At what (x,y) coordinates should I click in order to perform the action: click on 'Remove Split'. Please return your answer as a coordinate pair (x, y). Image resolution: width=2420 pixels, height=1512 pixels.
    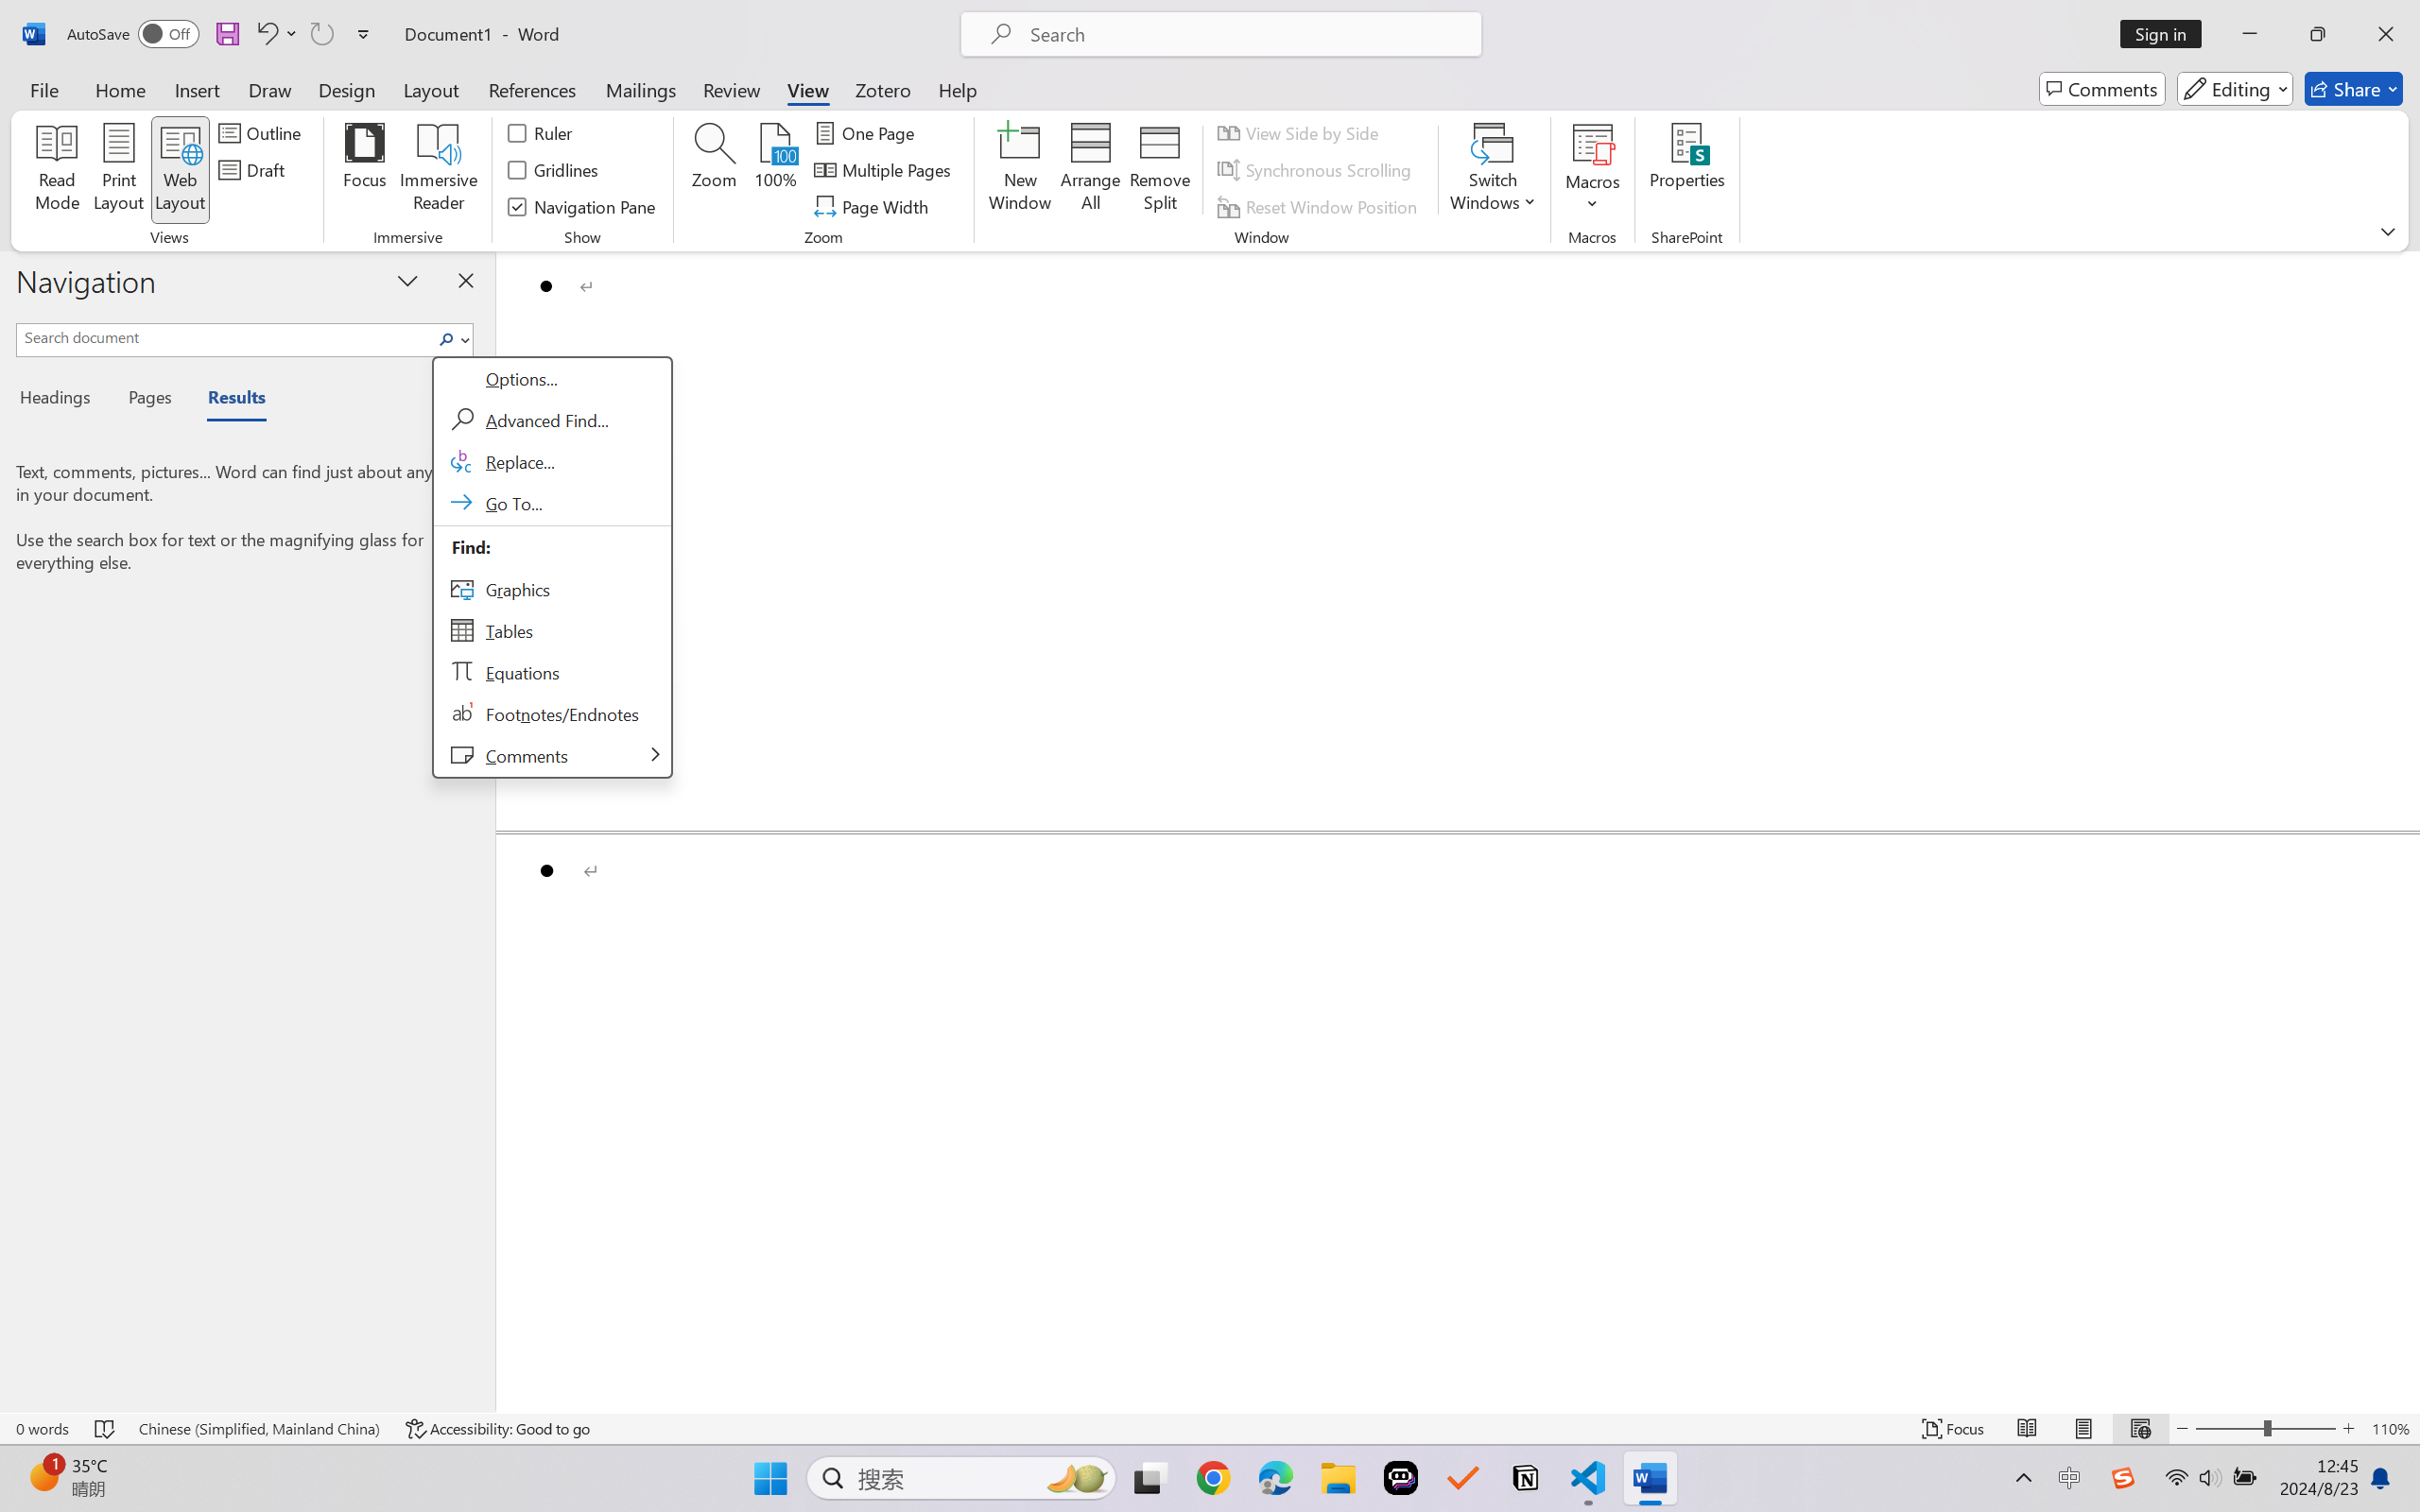
    Looking at the image, I should click on (1160, 170).